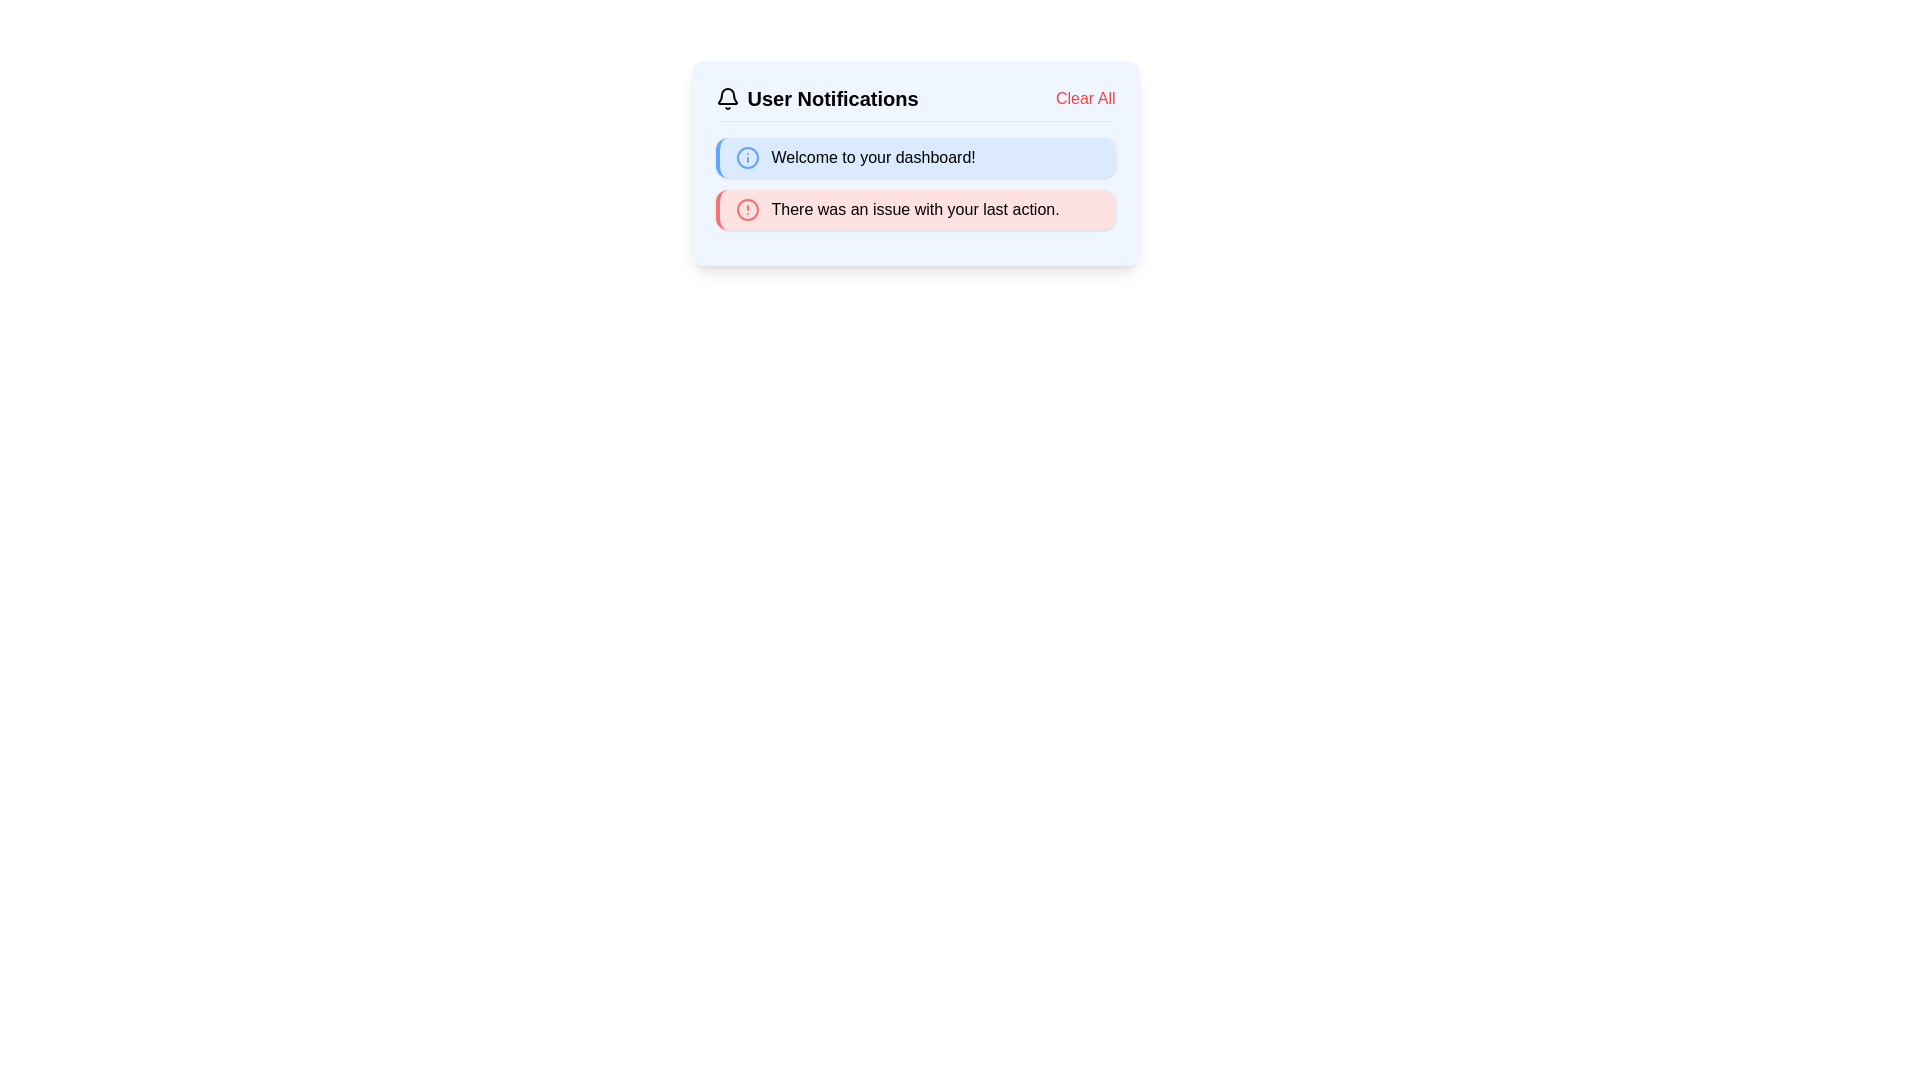 This screenshot has height=1080, width=1920. Describe the element at coordinates (746, 209) in the screenshot. I see `the red circular SVG icon with a white border located inside the error notification message in the 'User Notifications' modal, which is left-aligned next to the text 'There was an issue with your last action.'` at that location.